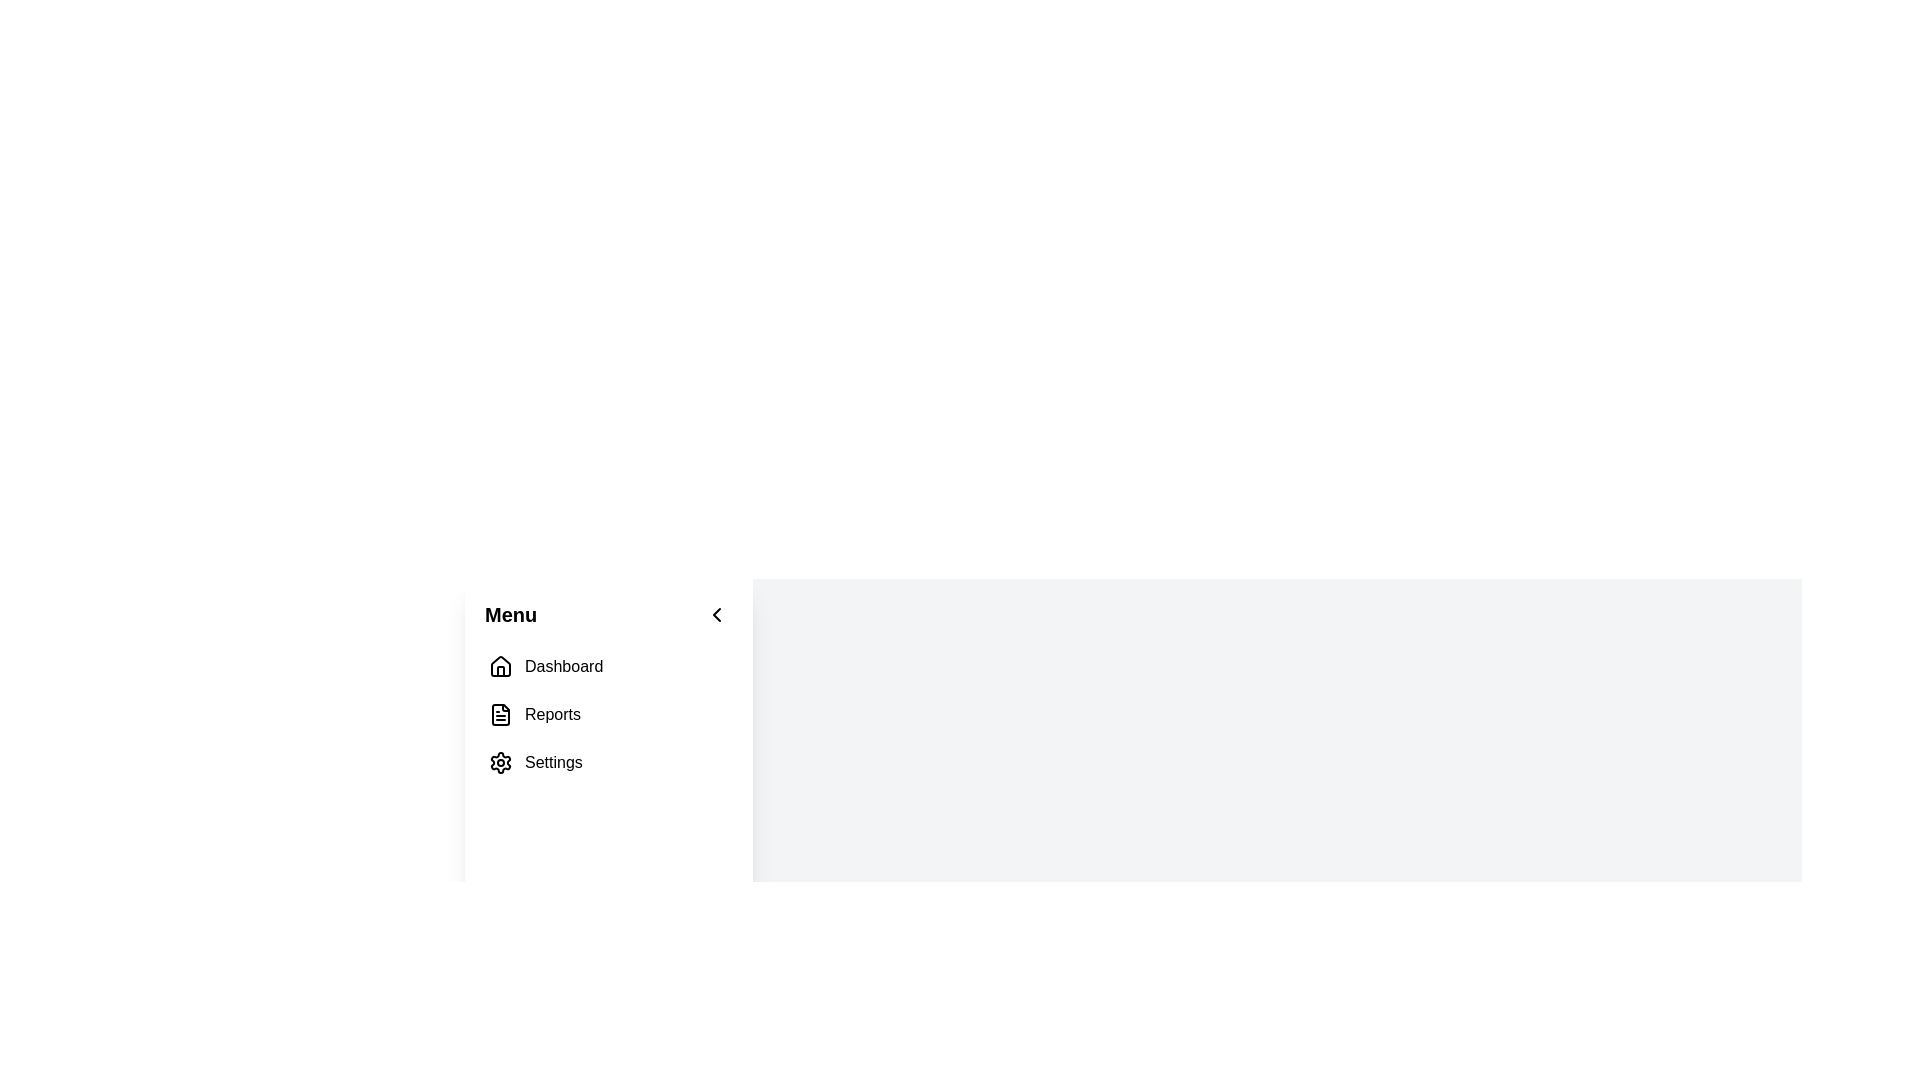  What do you see at coordinates (608, 713) in the screenshot?
I see `the 'Reports' menu item, which is the second item in the vertical list of the side menu, positioned between 'Dashboard' and 'Settings'` at bounding box center [608, 713].